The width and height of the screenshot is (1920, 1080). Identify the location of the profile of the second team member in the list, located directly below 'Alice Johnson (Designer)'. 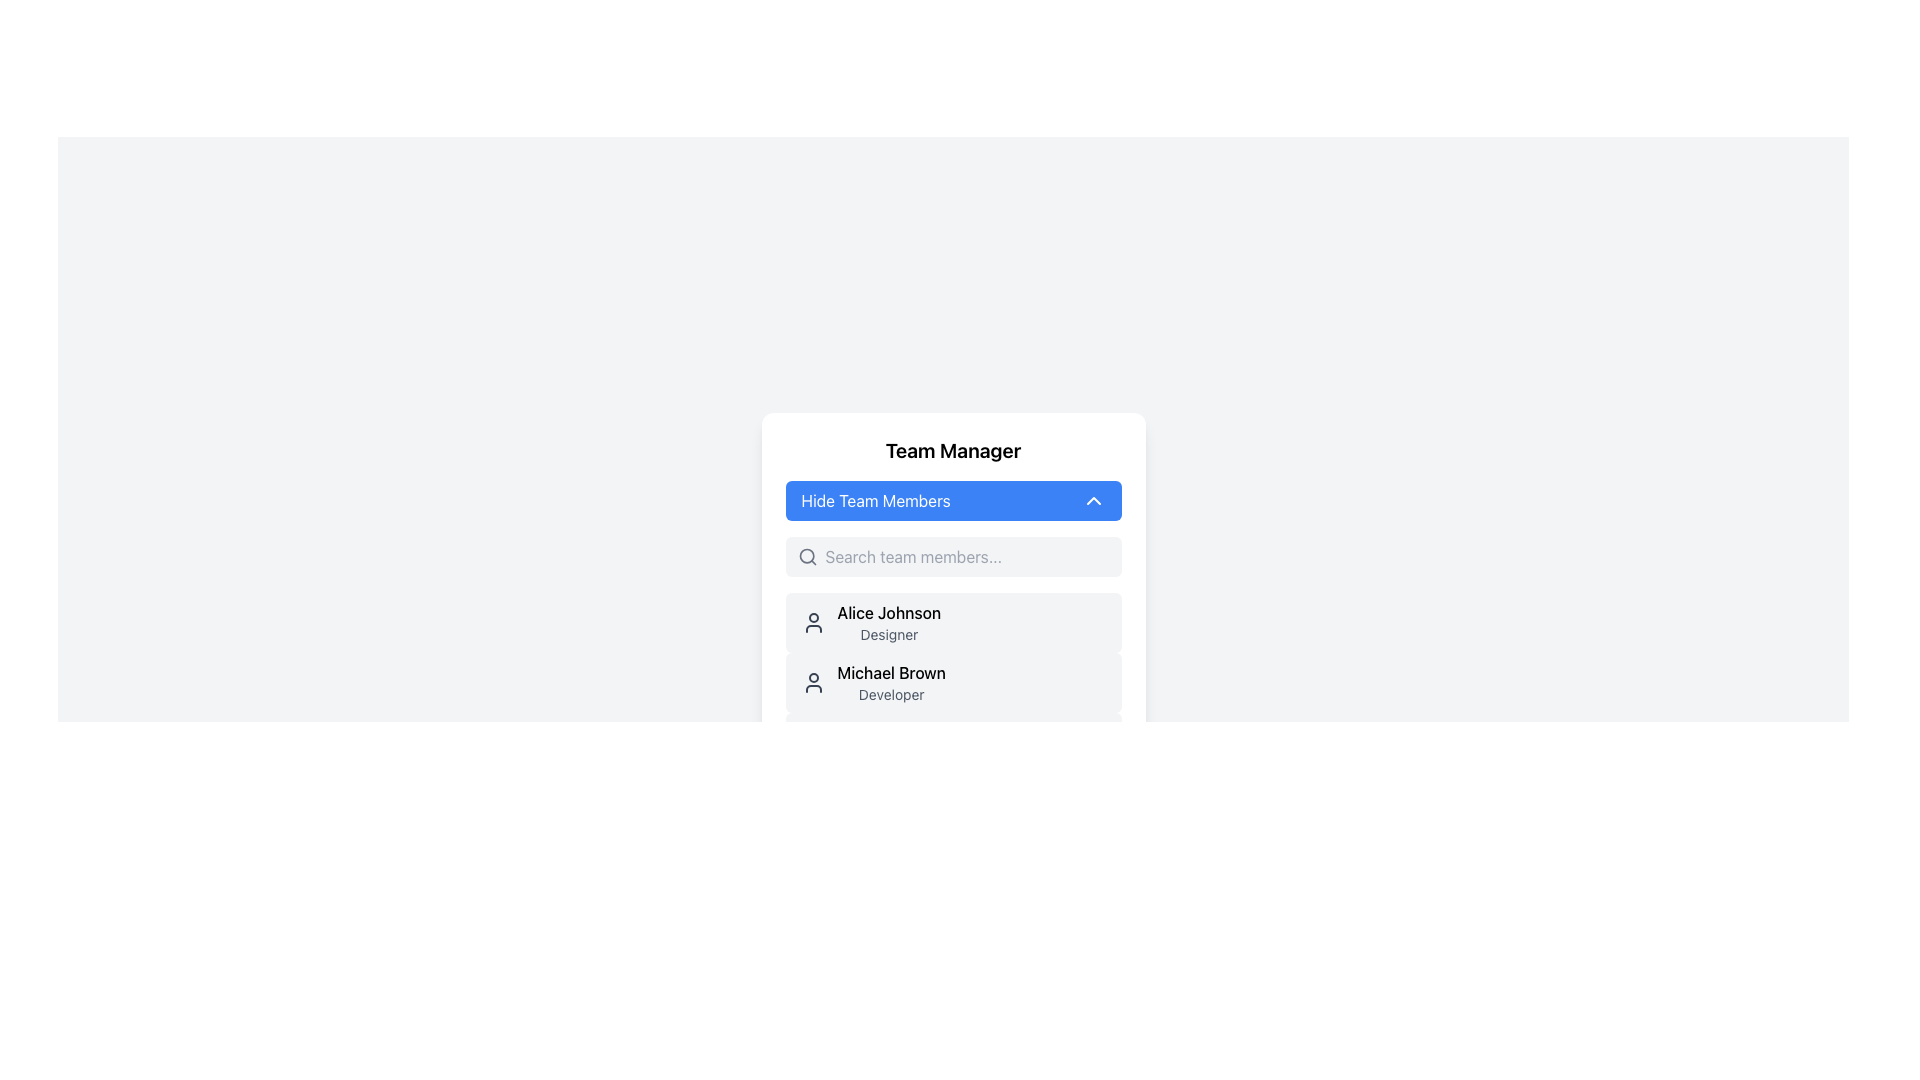
(952, 712).